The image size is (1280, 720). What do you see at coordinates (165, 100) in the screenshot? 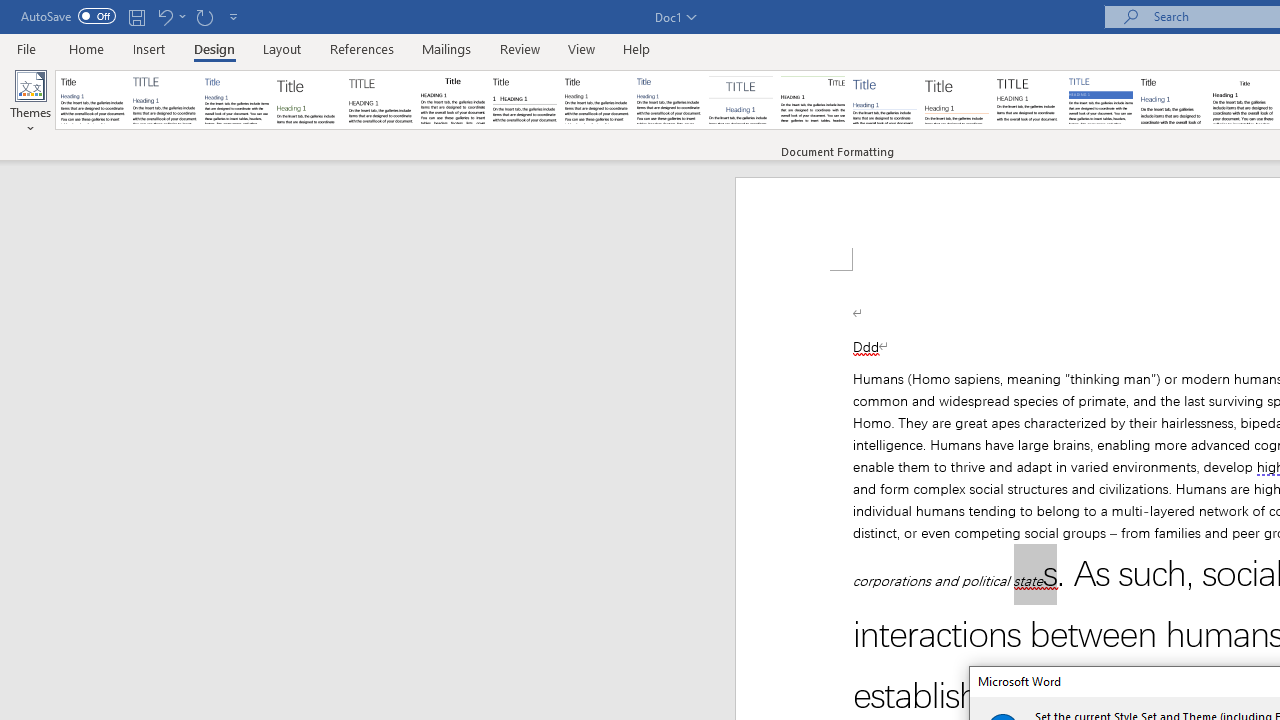
I see `'Basic (Elegant)'` at bounding box center [165, 100].